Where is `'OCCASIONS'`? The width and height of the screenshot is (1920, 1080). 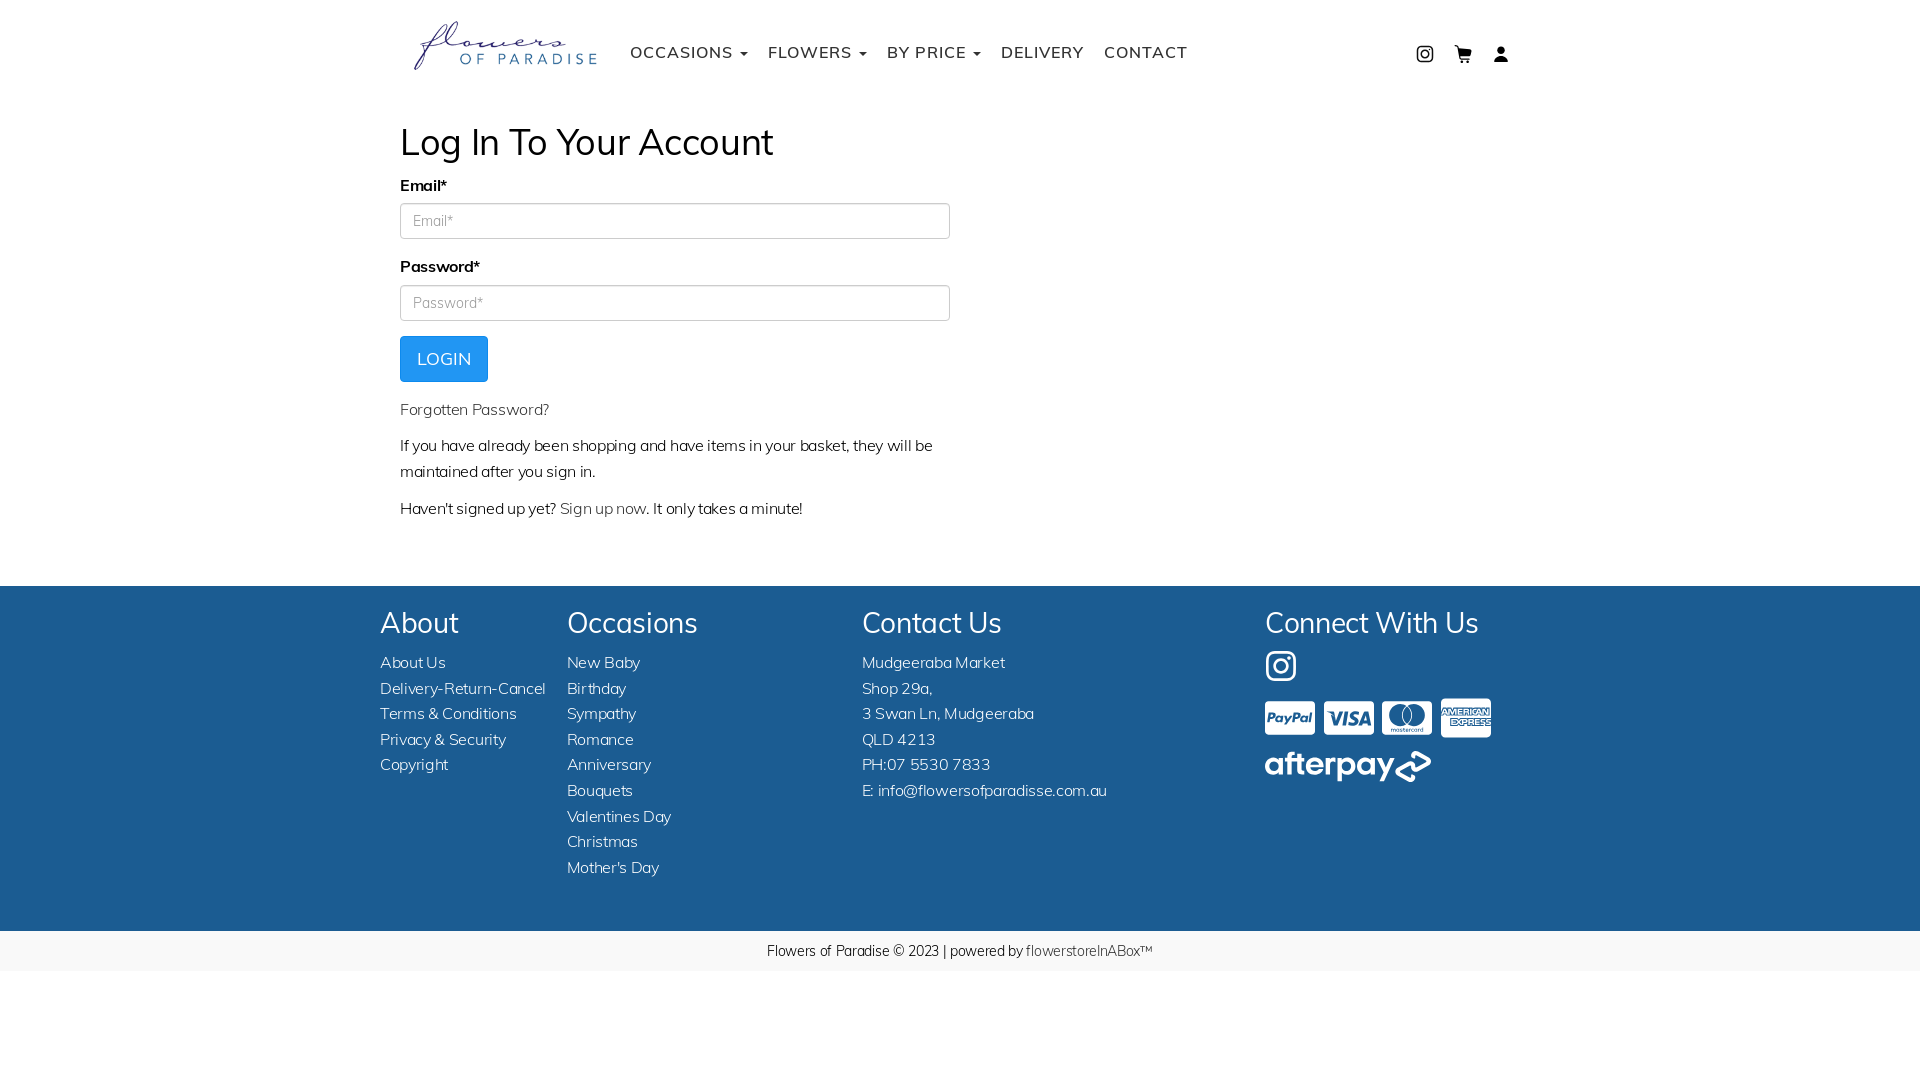 'OCCASIONS' is located at coordinates (689, 50).